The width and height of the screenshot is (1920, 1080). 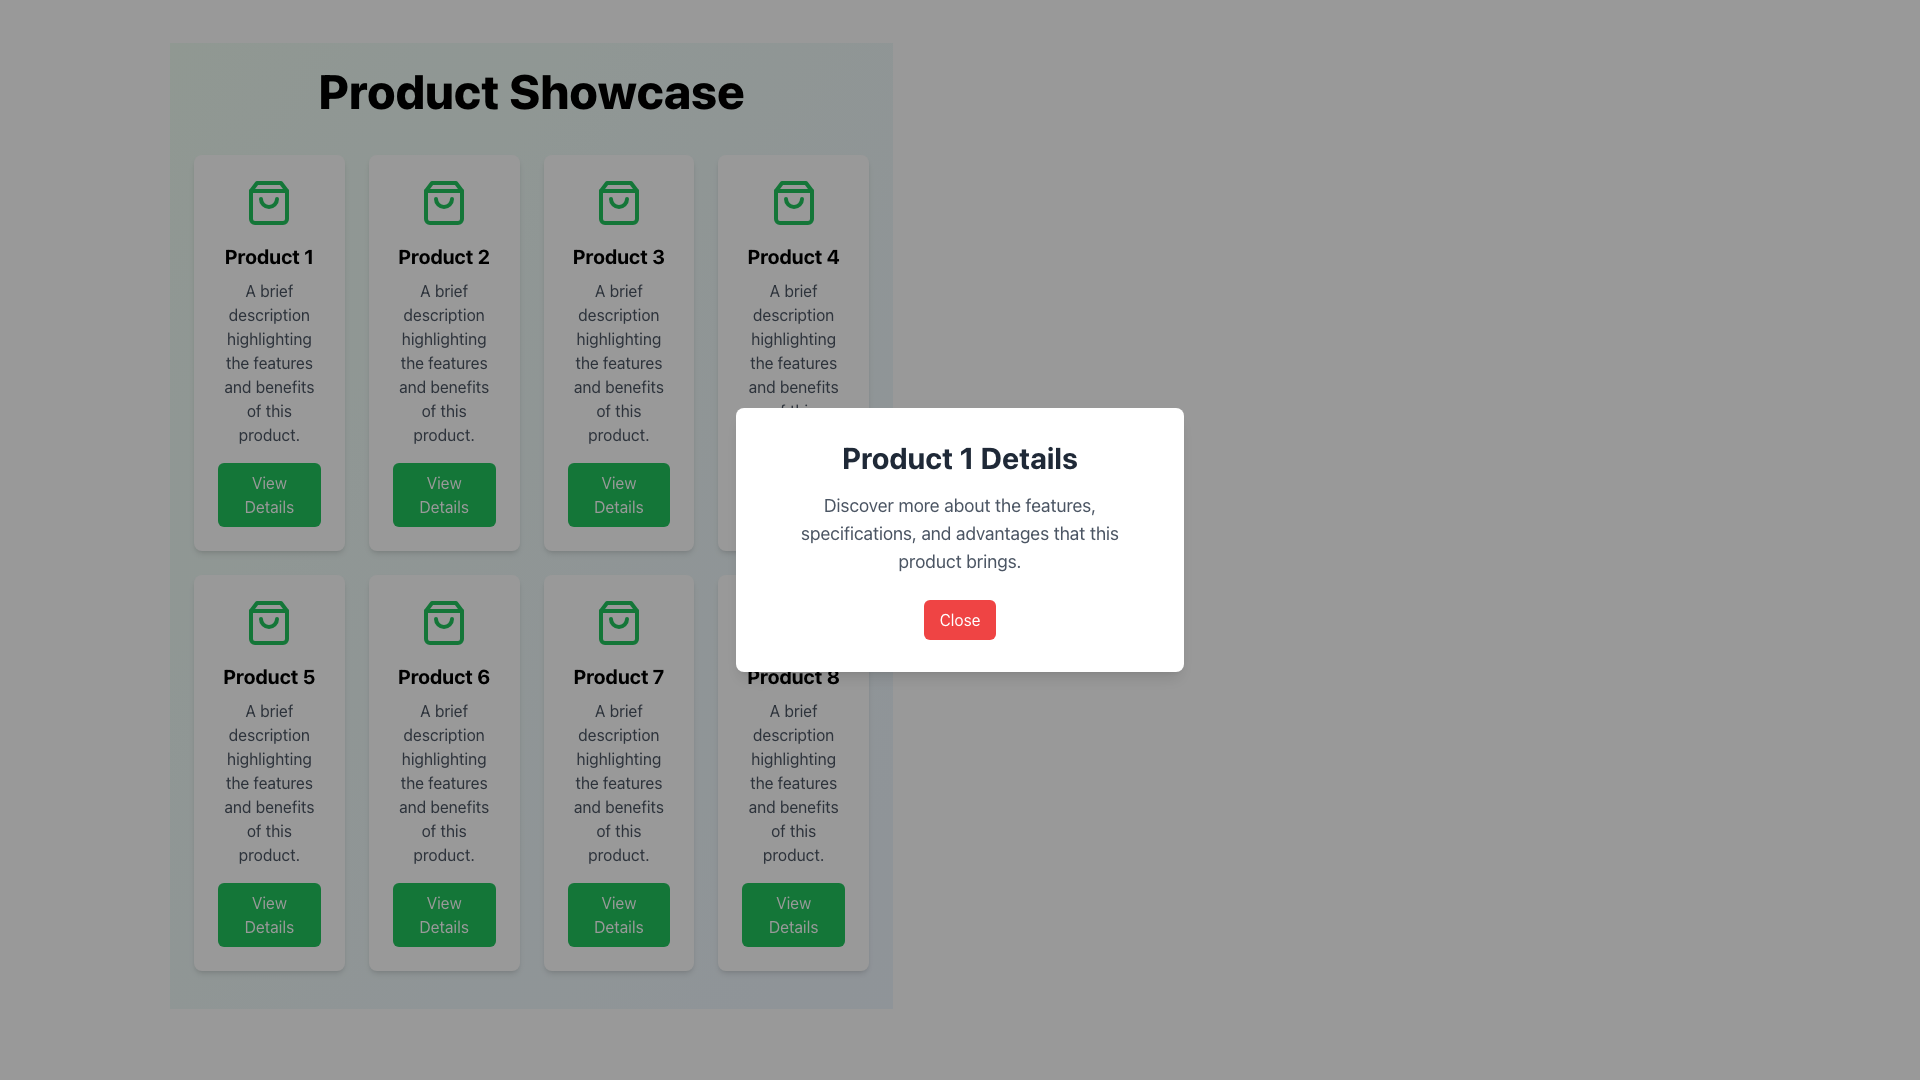 What do you see at coordinates (443, 914) in the screenshot?
I see `the rectangular green button labeled 'View Details' at the bottom center of the 'Product 6' card` at bounding box center [443, 914].